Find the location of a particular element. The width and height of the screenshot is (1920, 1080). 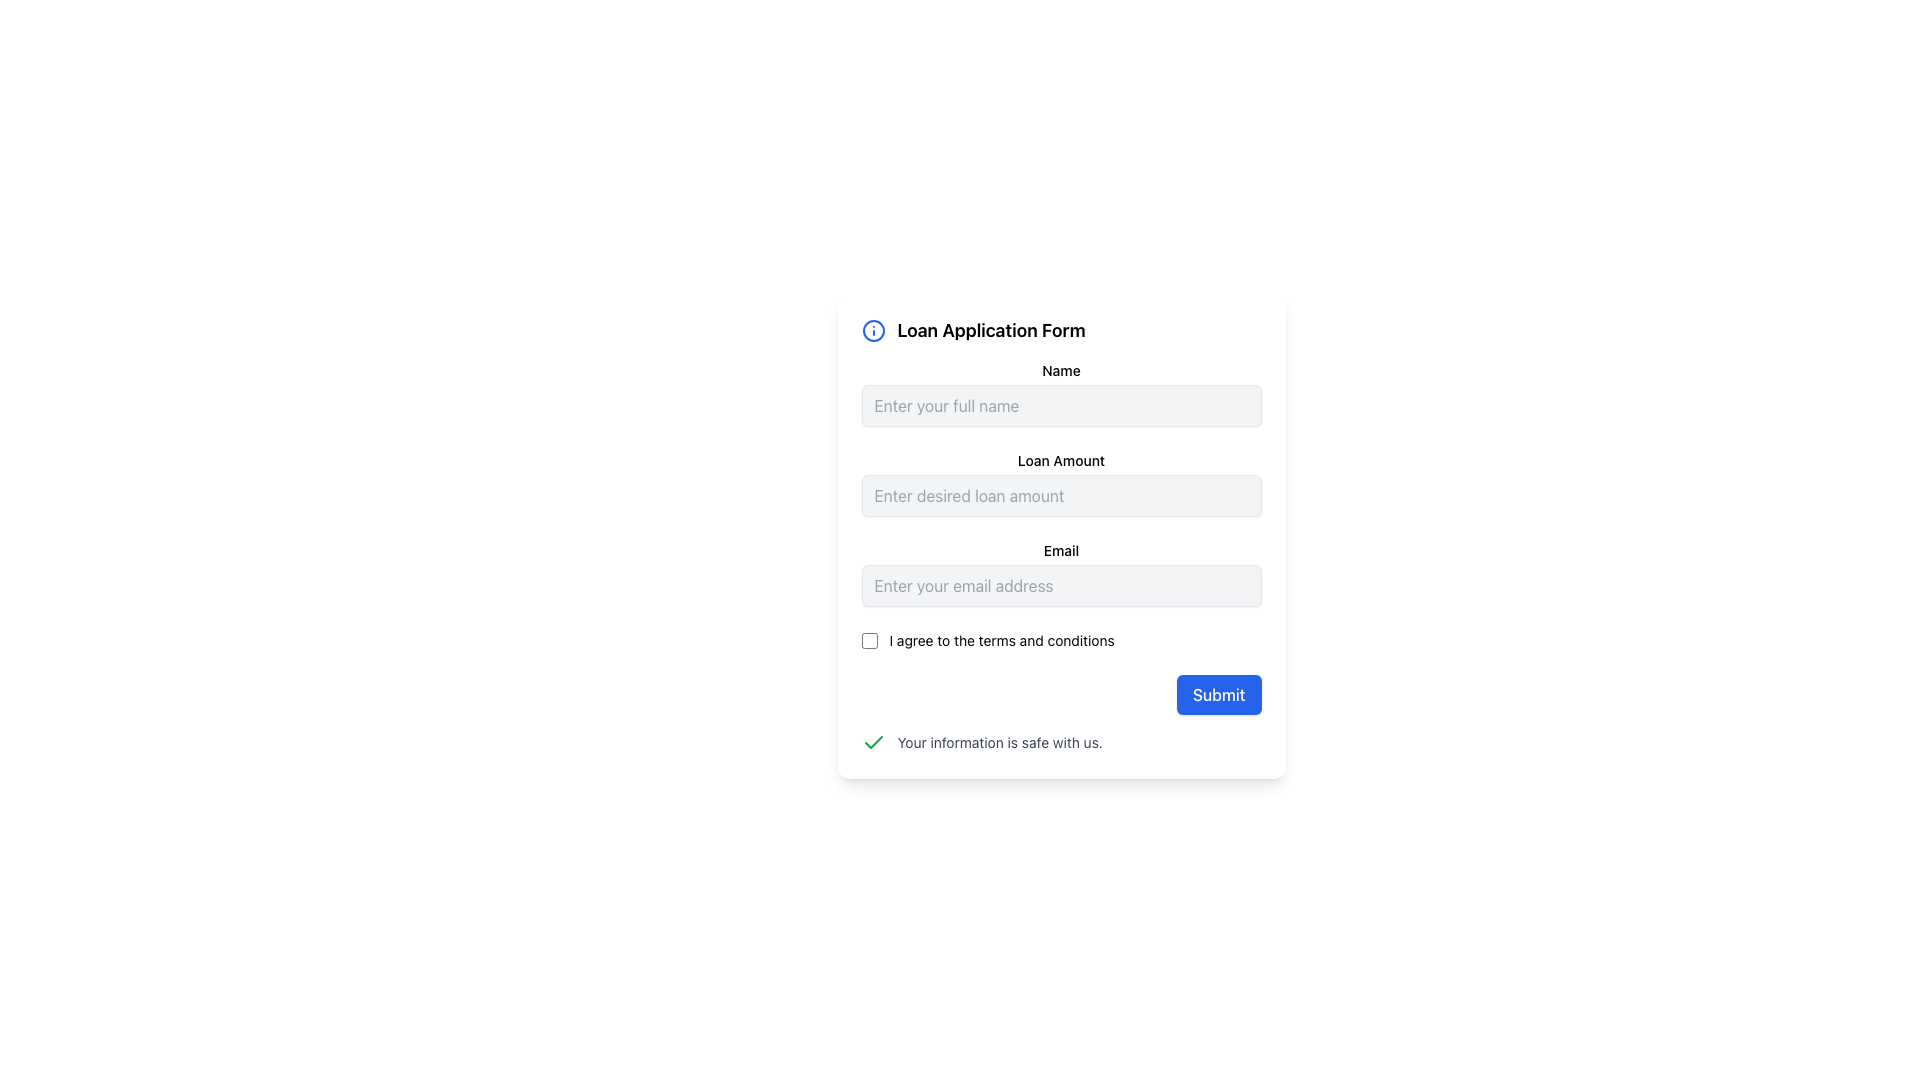

the green checkmark icon located in the bottom-left section of the modal-like form card, adjacent to the text 'Your information is safe with us.' is located at coordinates (873, 743).